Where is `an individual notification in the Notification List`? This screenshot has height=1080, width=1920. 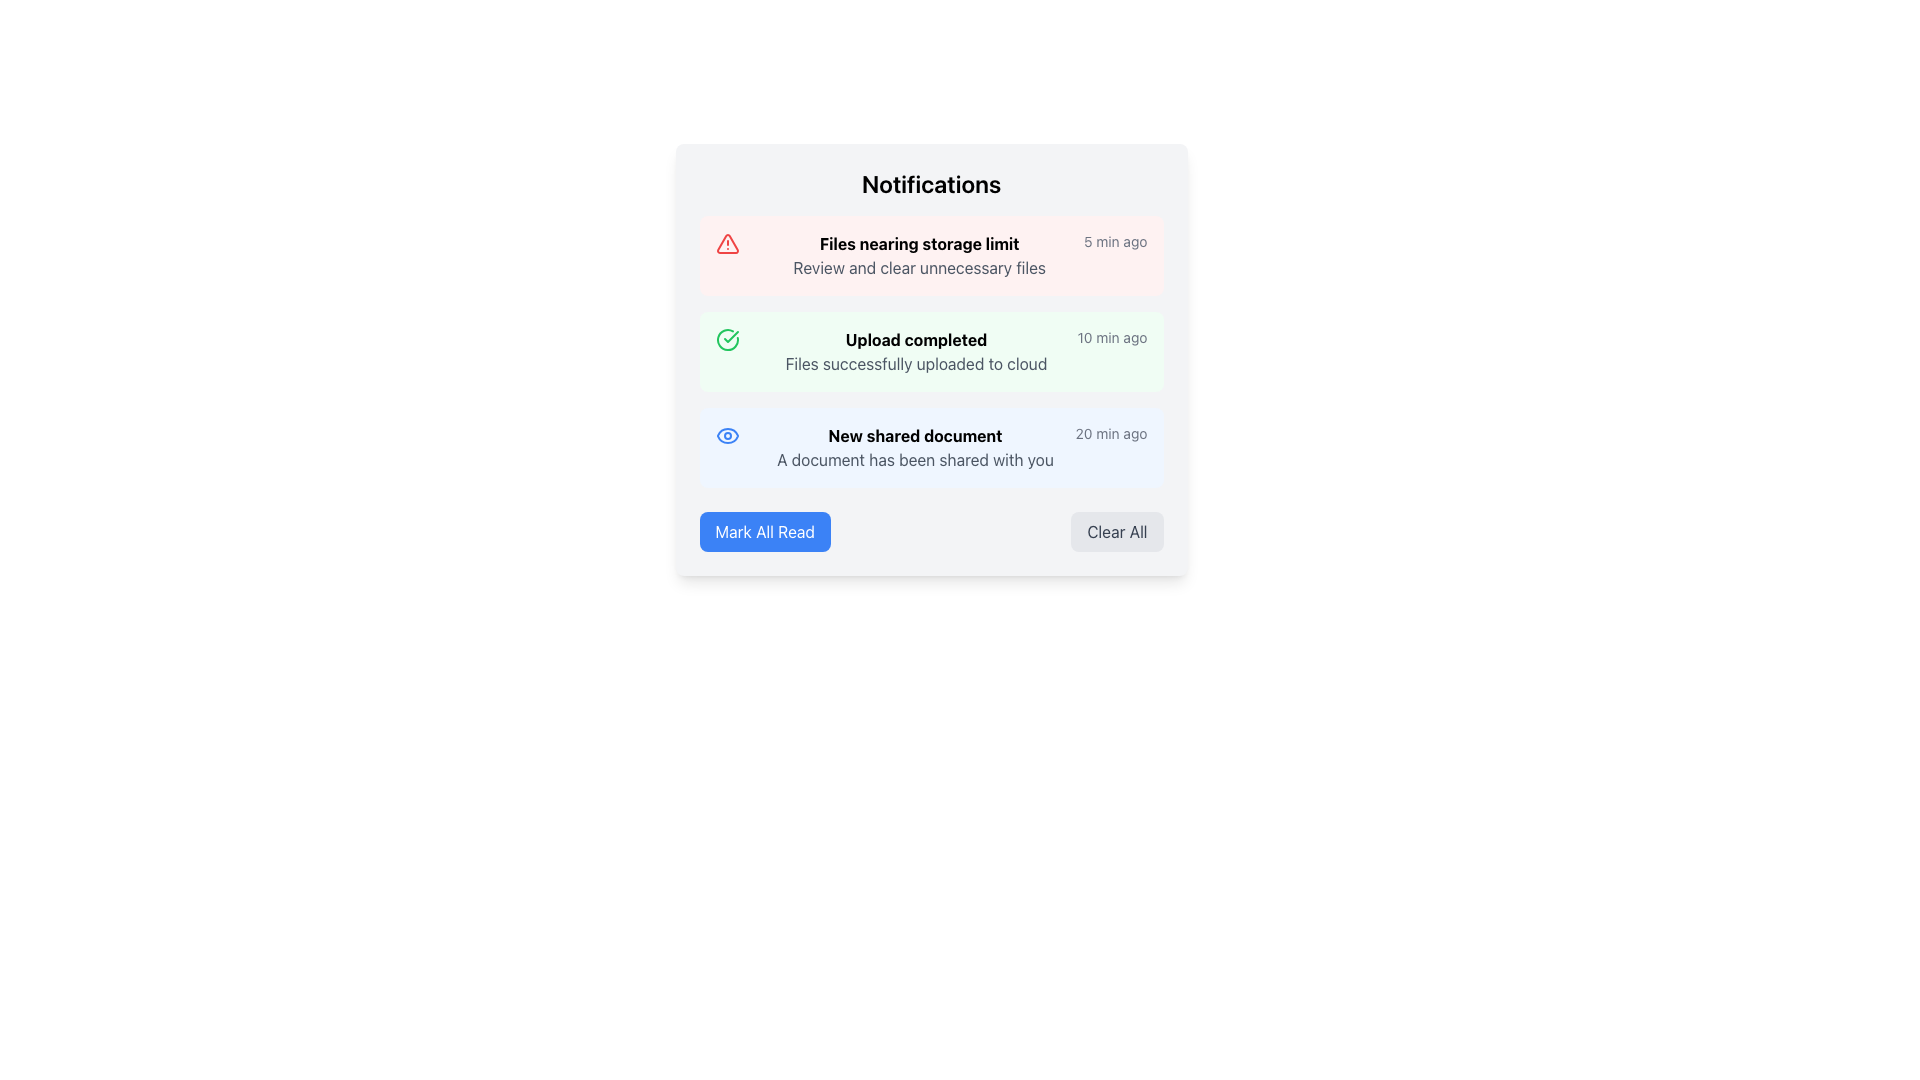
an individual notification in the Notification List is located at coordinates (930, 350).